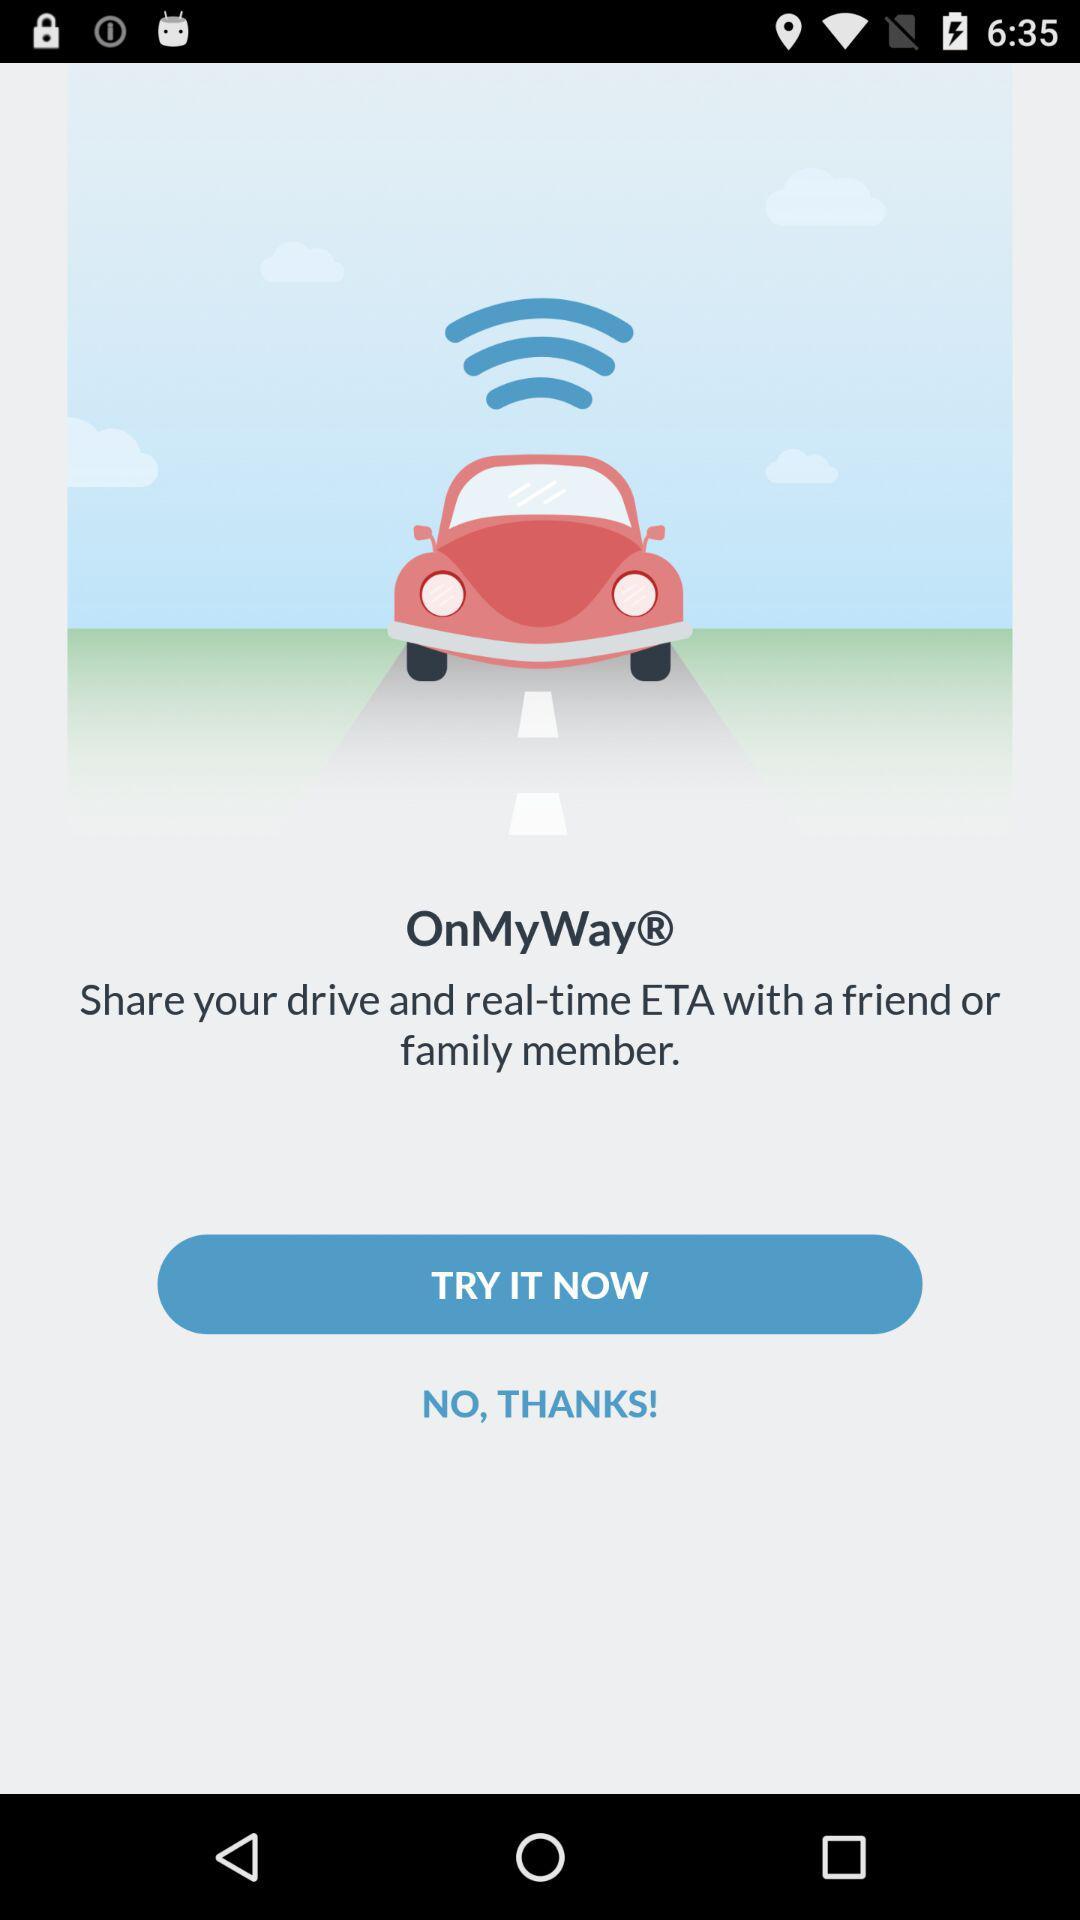  Describe the element at coordinates (540, 1284) in the screenshot. I see `try it now icon` at that location.